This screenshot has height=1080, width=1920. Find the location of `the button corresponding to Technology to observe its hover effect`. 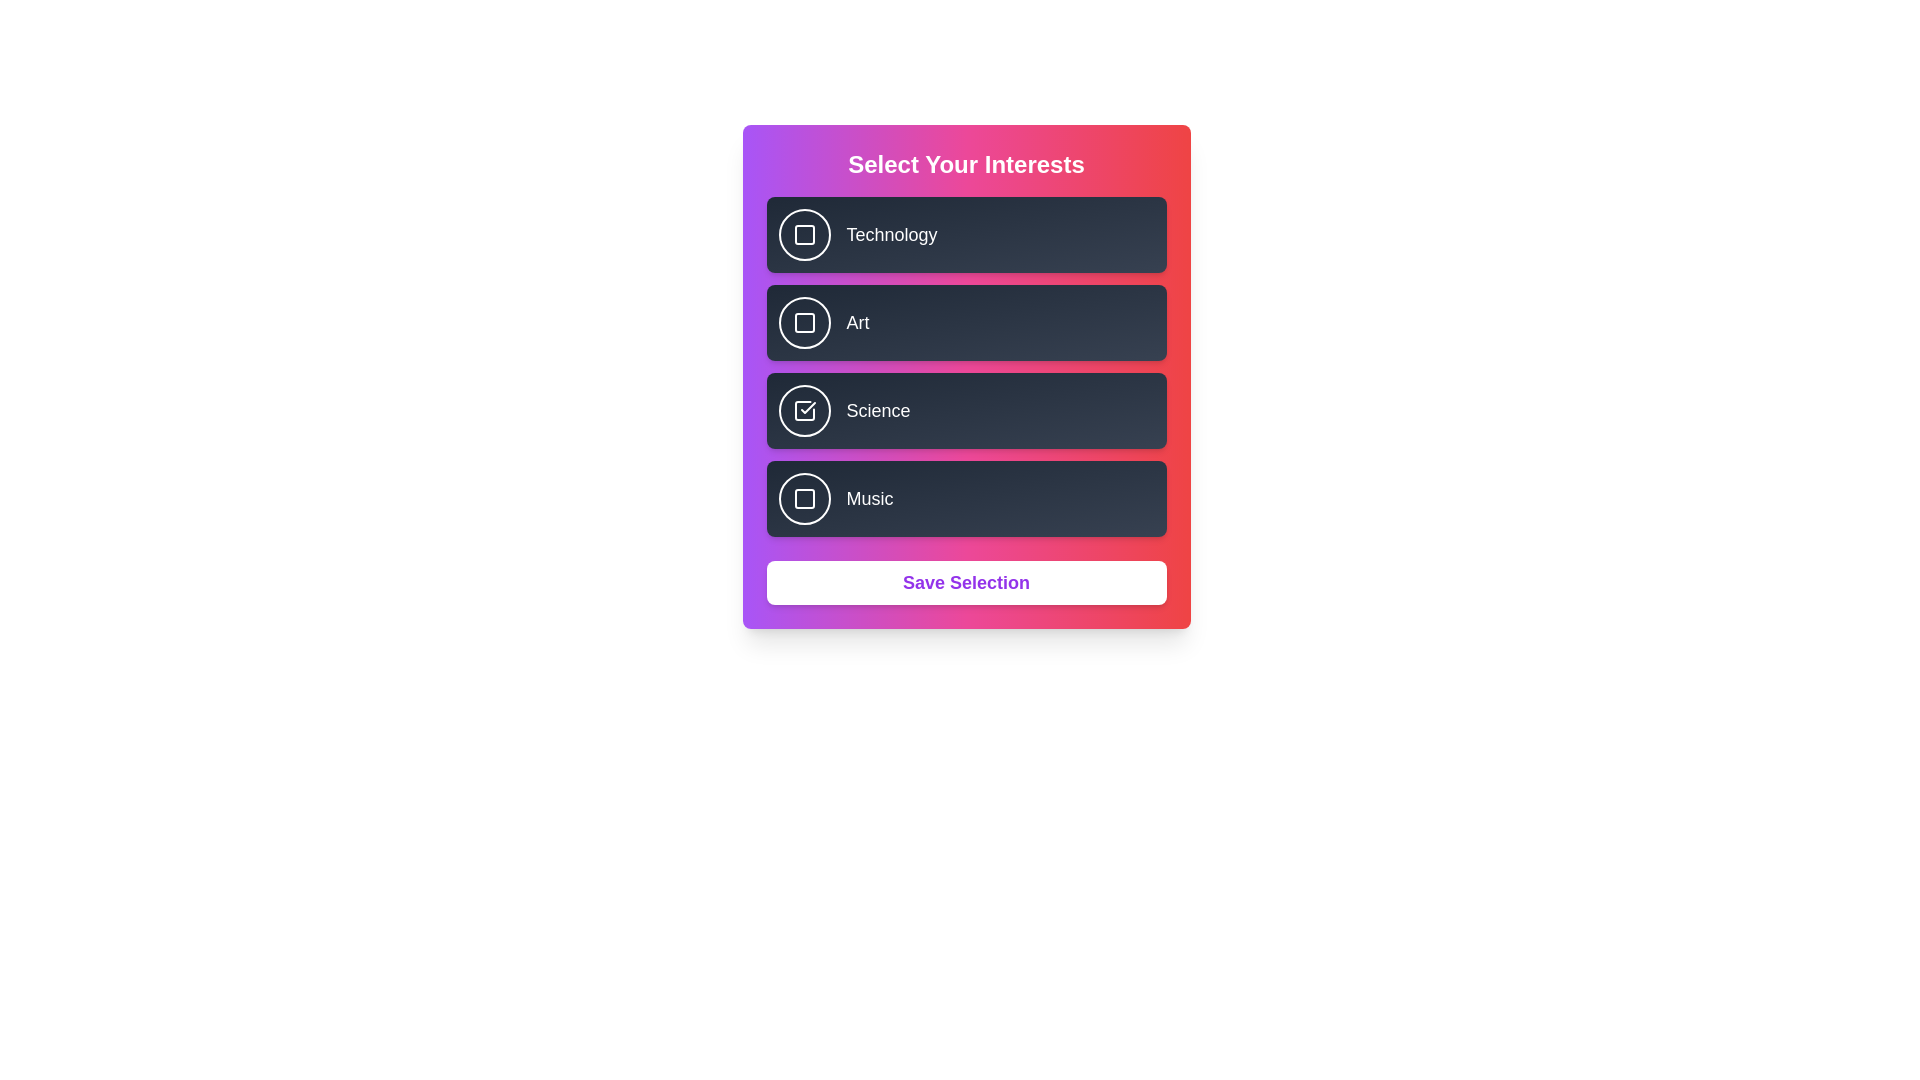

the button corresponding to Technology to observe its hover effect is located at coordinates (804, 234).